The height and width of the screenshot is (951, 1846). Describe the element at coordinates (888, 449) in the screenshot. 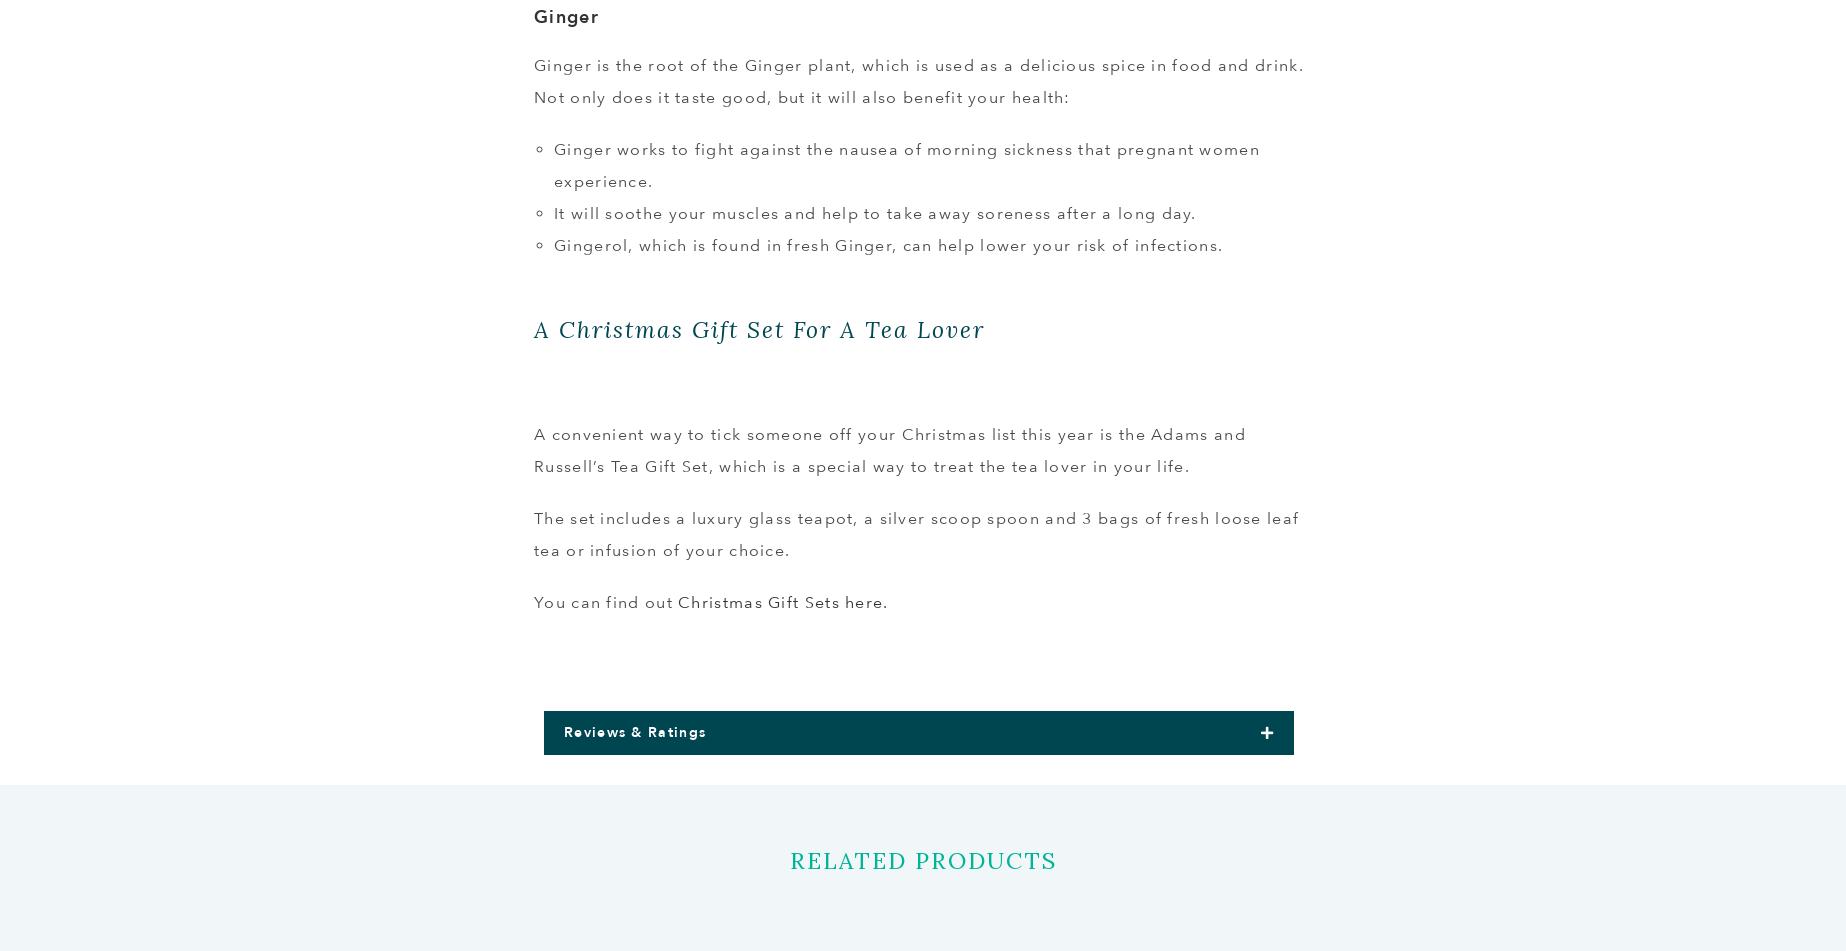

I see `'A convenient way to tick someone off your Christmas list this year is the Adams and Russell’s Tea Gift Set, which is a special way to treat the tea lover in your life.'` at that location.